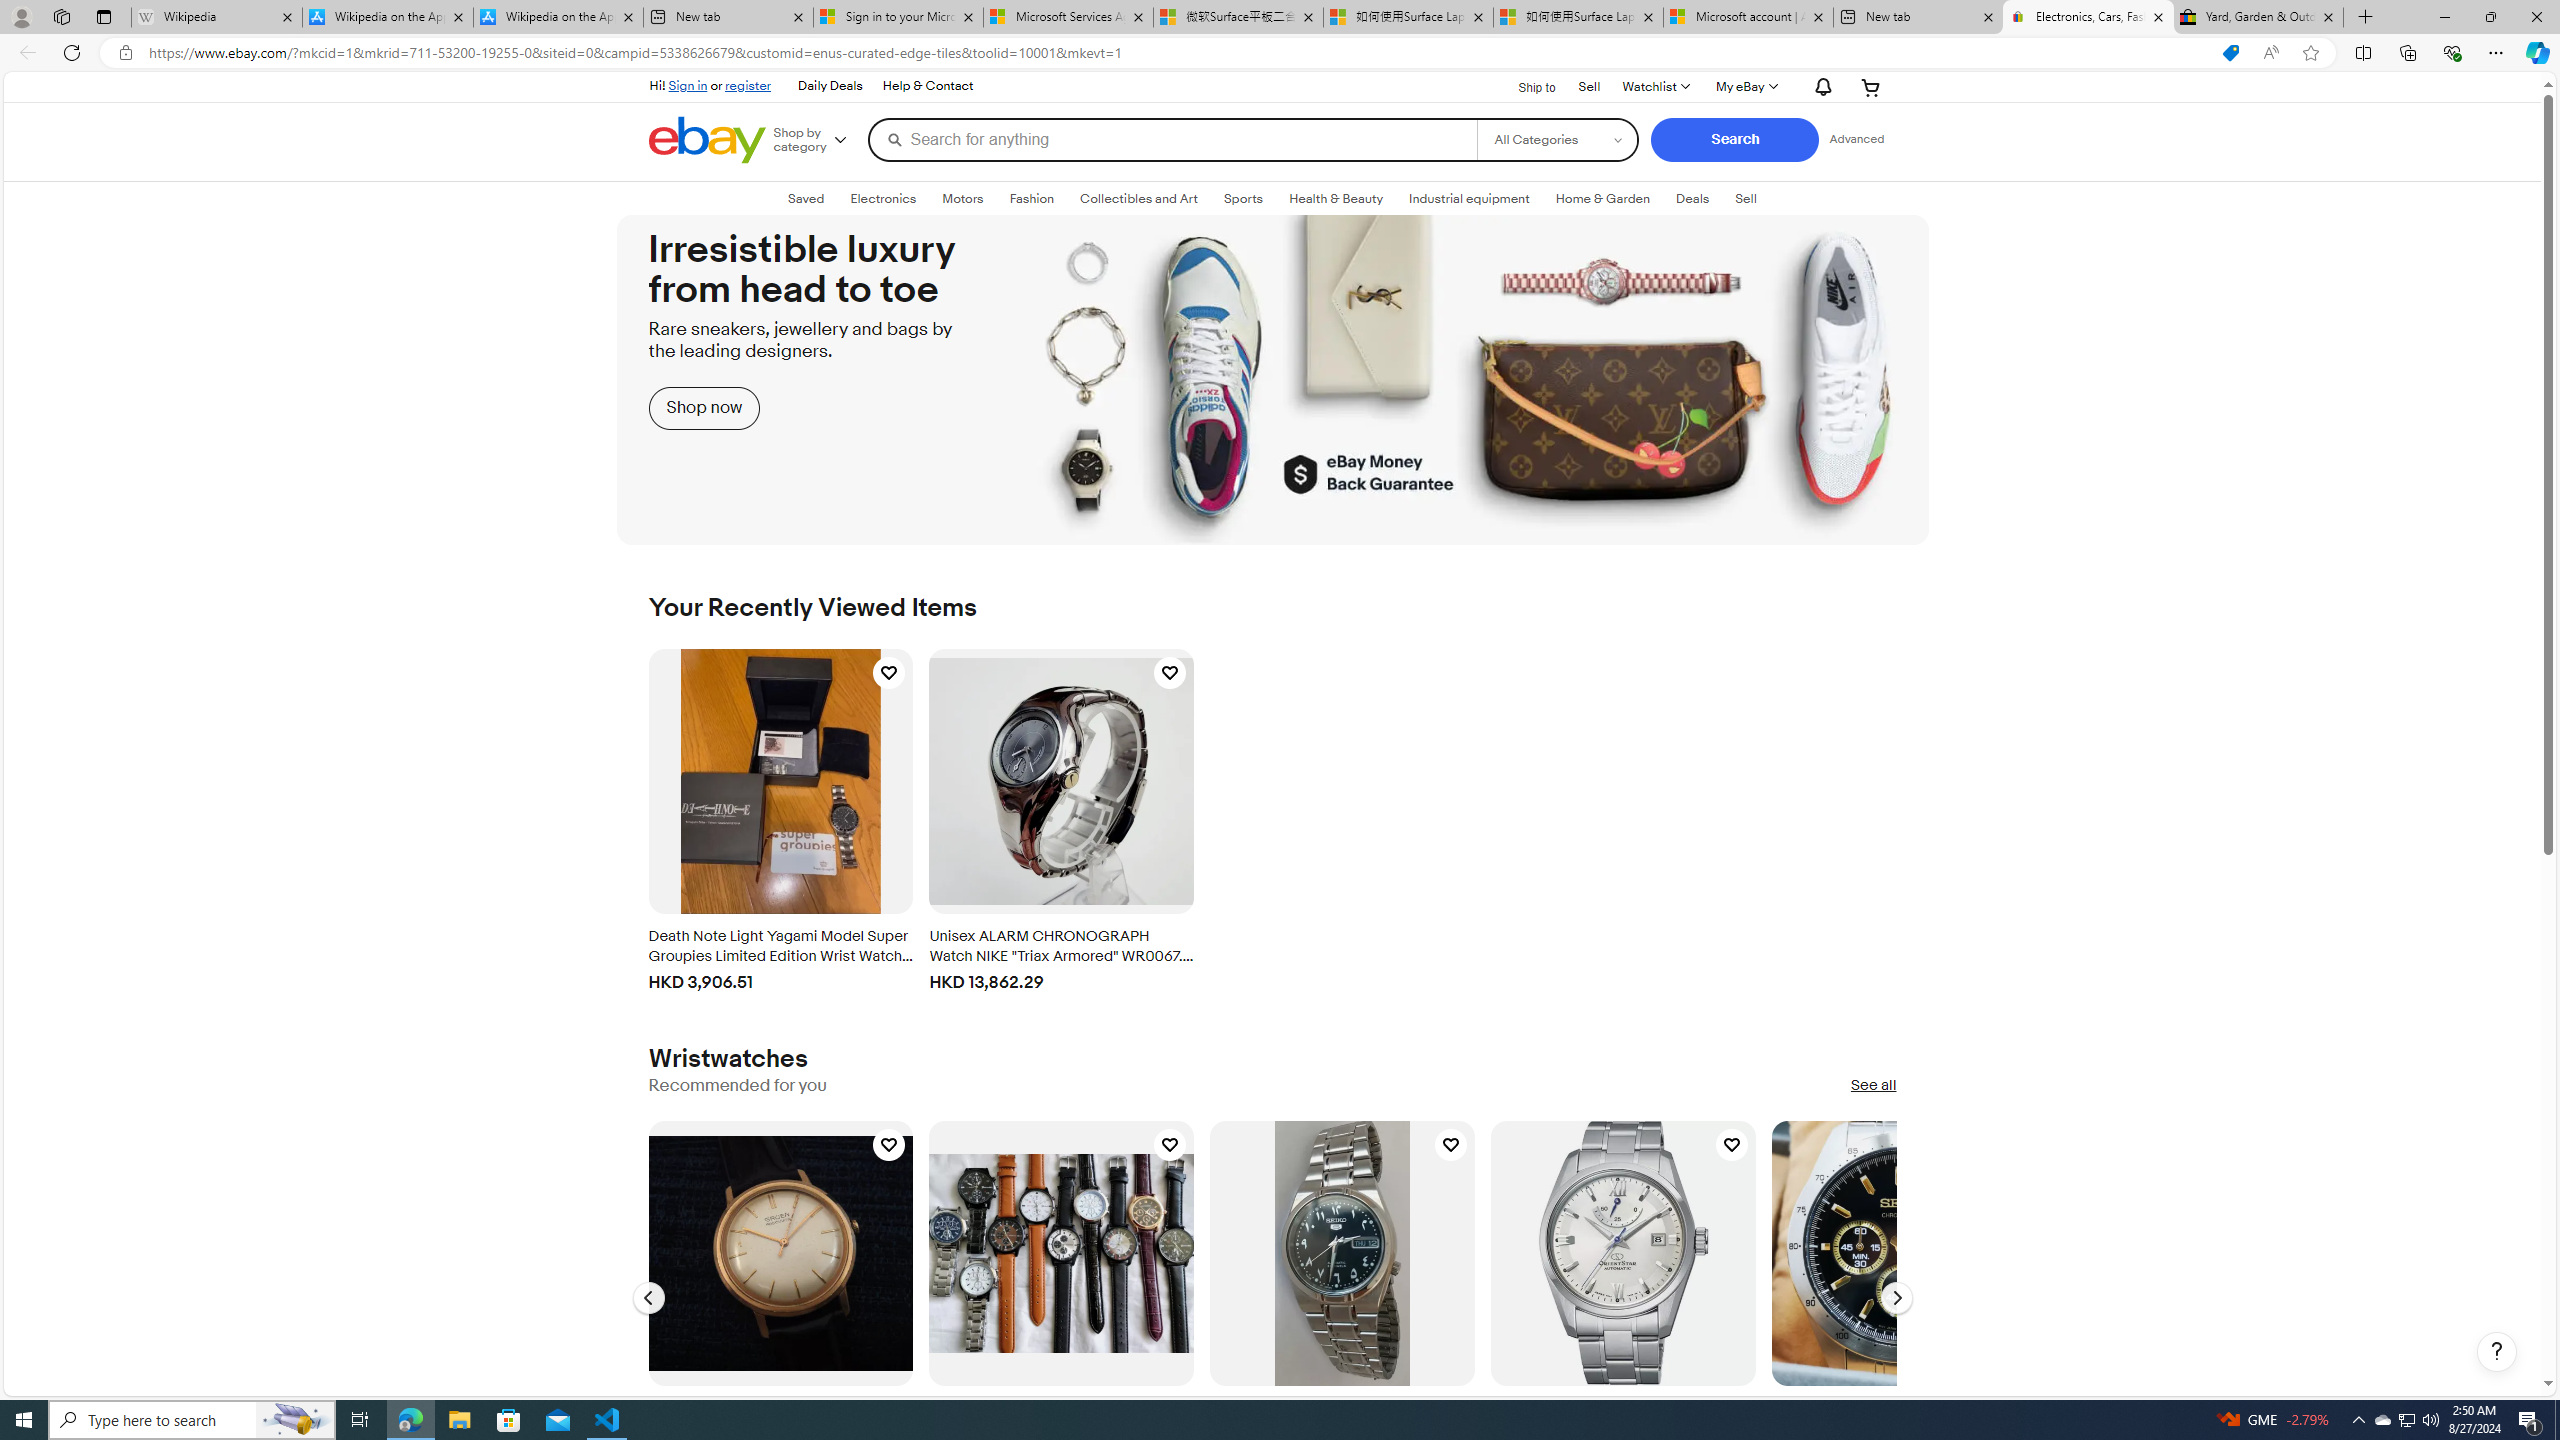 This screenshot has height=1440, width=2560. I want to click on 'My eBay', so click(1744, 87).